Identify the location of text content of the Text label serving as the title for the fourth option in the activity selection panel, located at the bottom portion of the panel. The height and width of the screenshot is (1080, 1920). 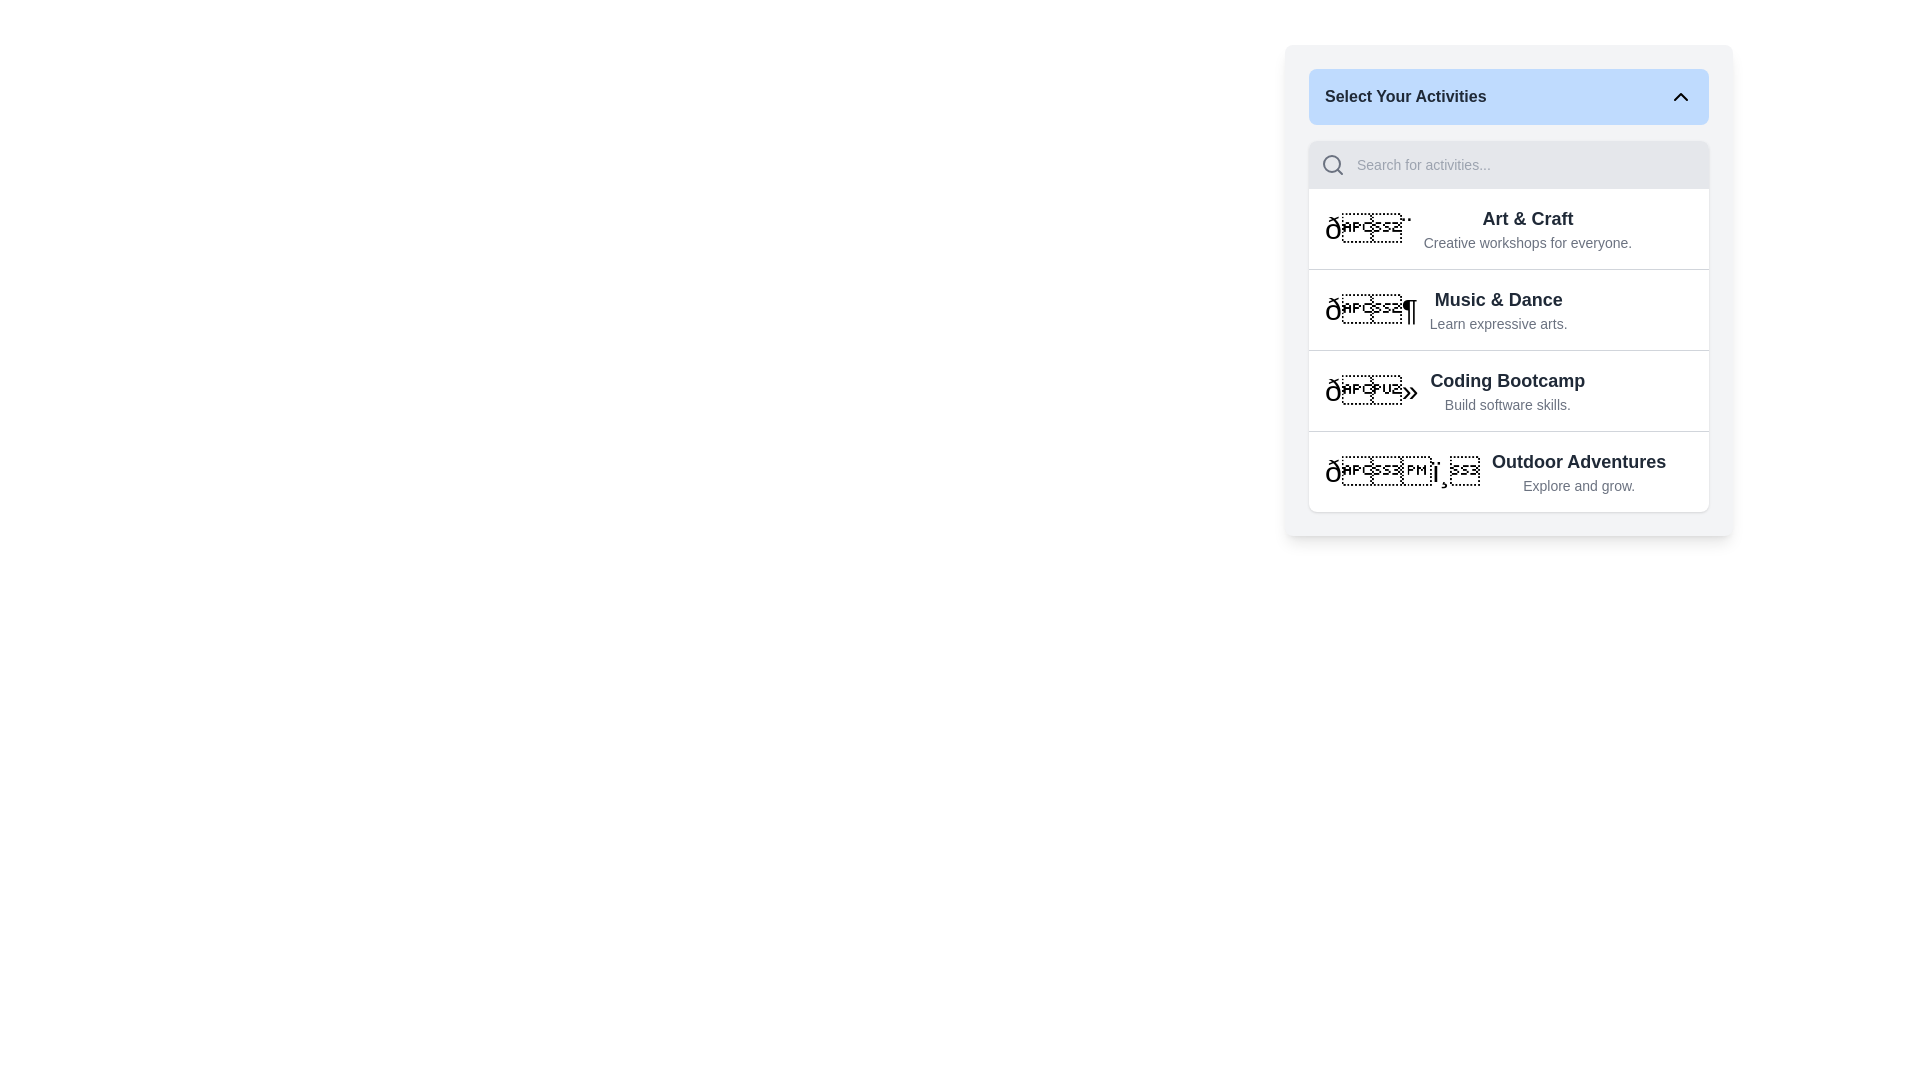
(1578, 462).